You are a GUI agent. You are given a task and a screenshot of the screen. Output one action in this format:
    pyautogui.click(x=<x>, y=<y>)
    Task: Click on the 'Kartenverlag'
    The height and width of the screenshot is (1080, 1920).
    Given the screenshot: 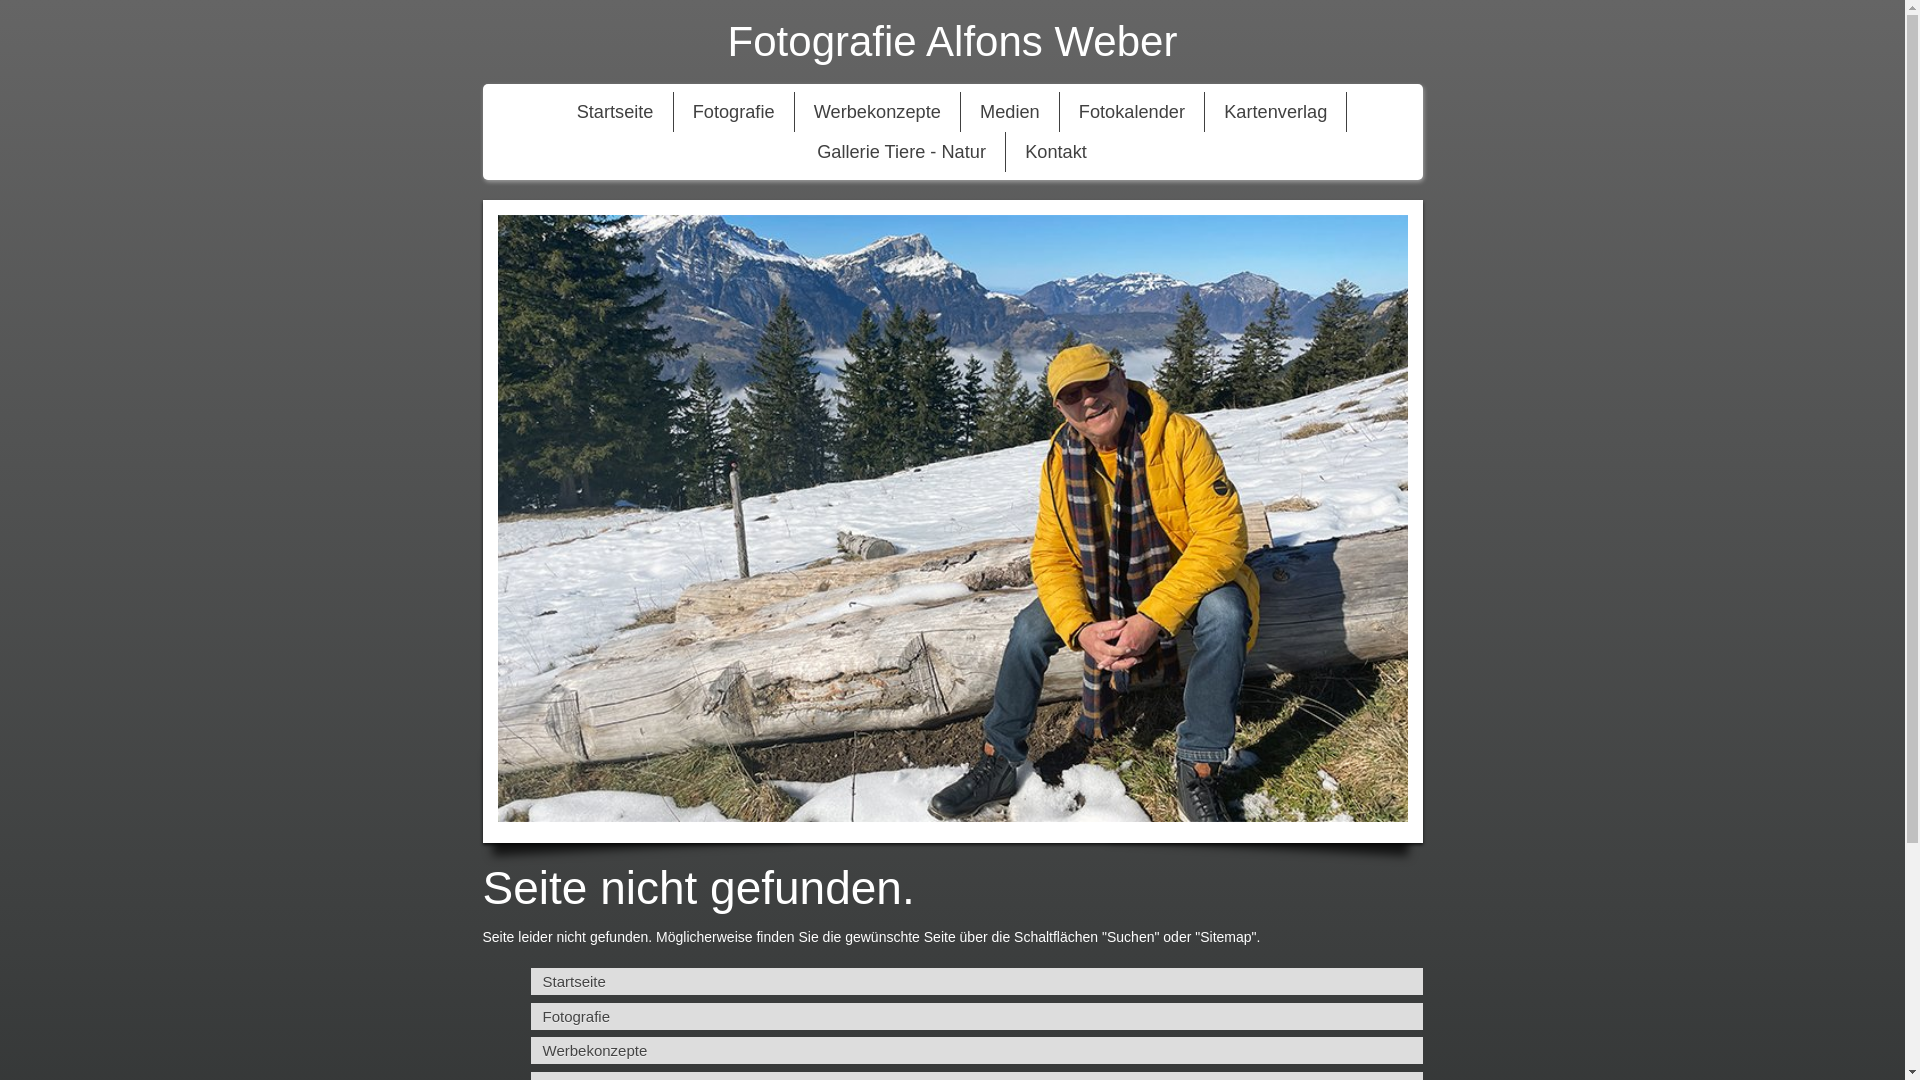 What is the action you would take?
    pyautogui.click(x=1274, y=111)
    